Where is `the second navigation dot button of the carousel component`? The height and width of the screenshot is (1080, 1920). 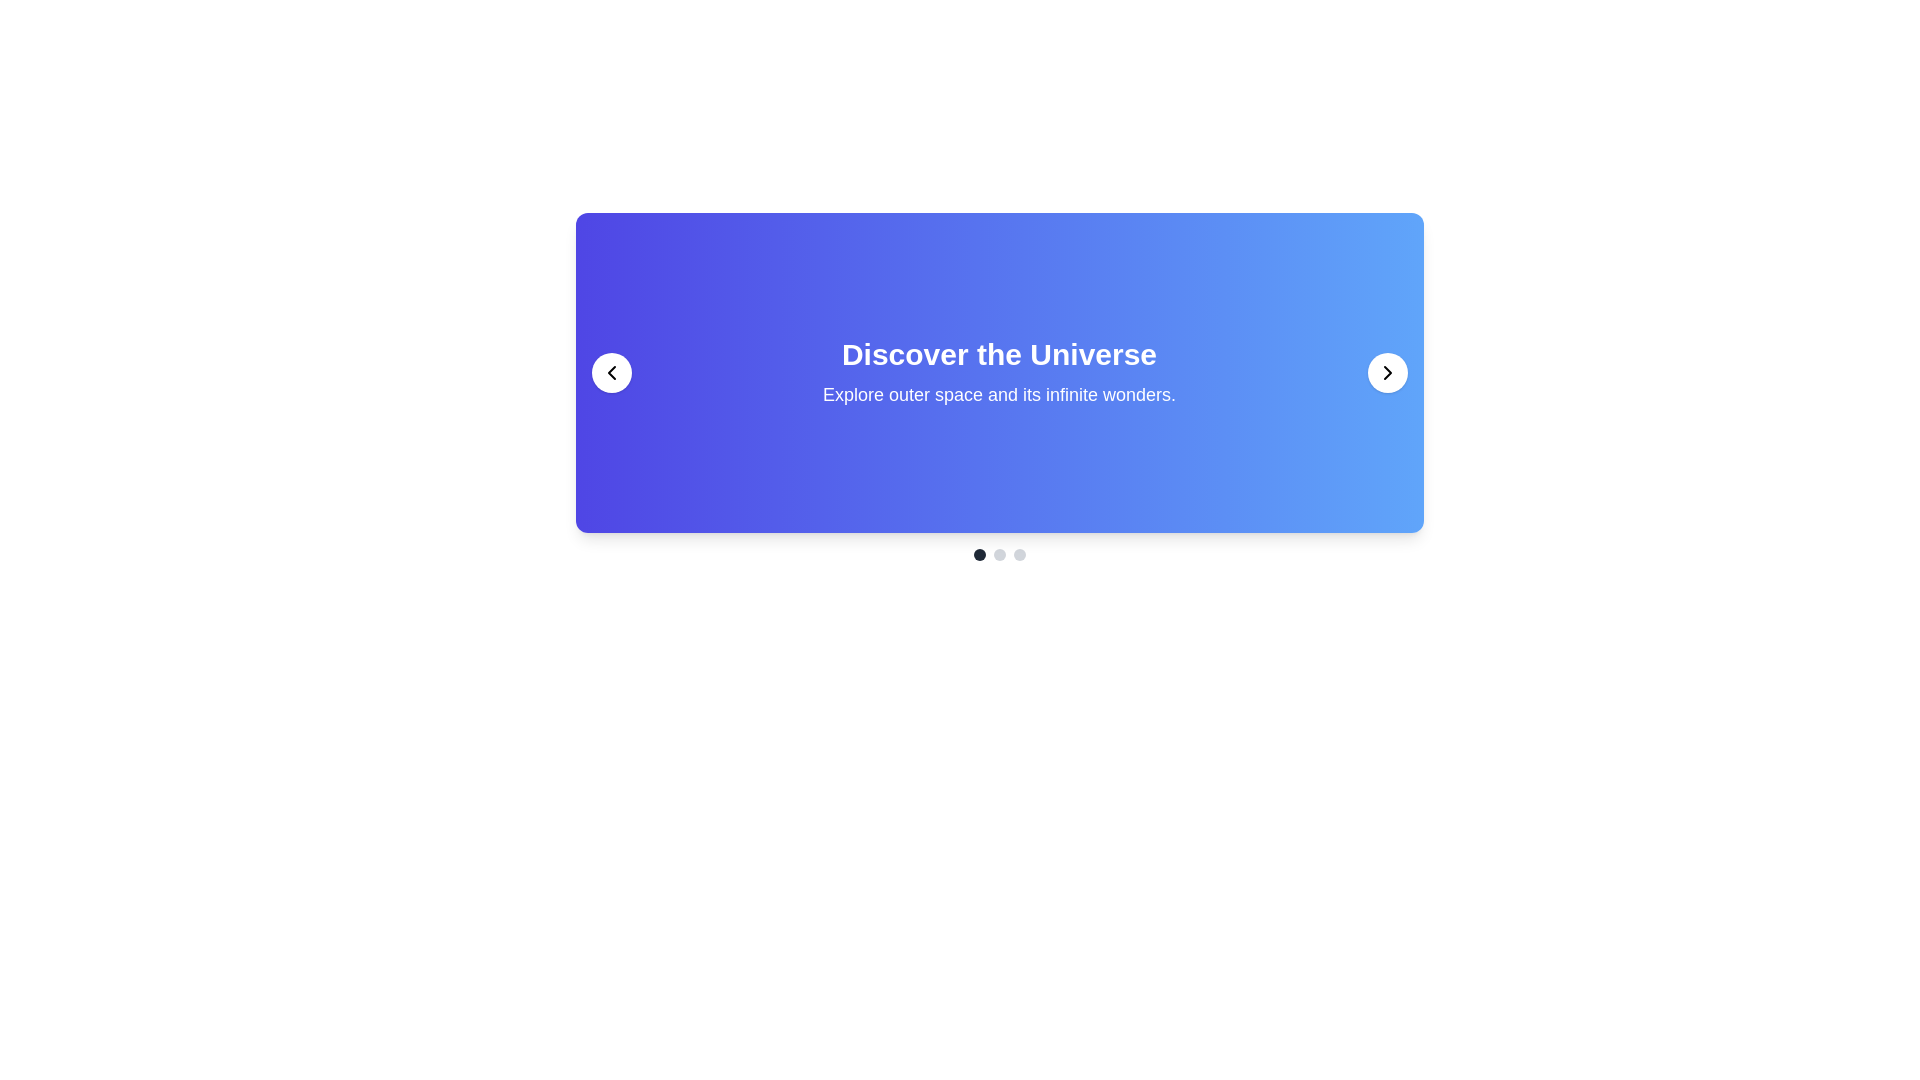
the second navigation dot button of the carousel component is located at coordinates (999, 555).